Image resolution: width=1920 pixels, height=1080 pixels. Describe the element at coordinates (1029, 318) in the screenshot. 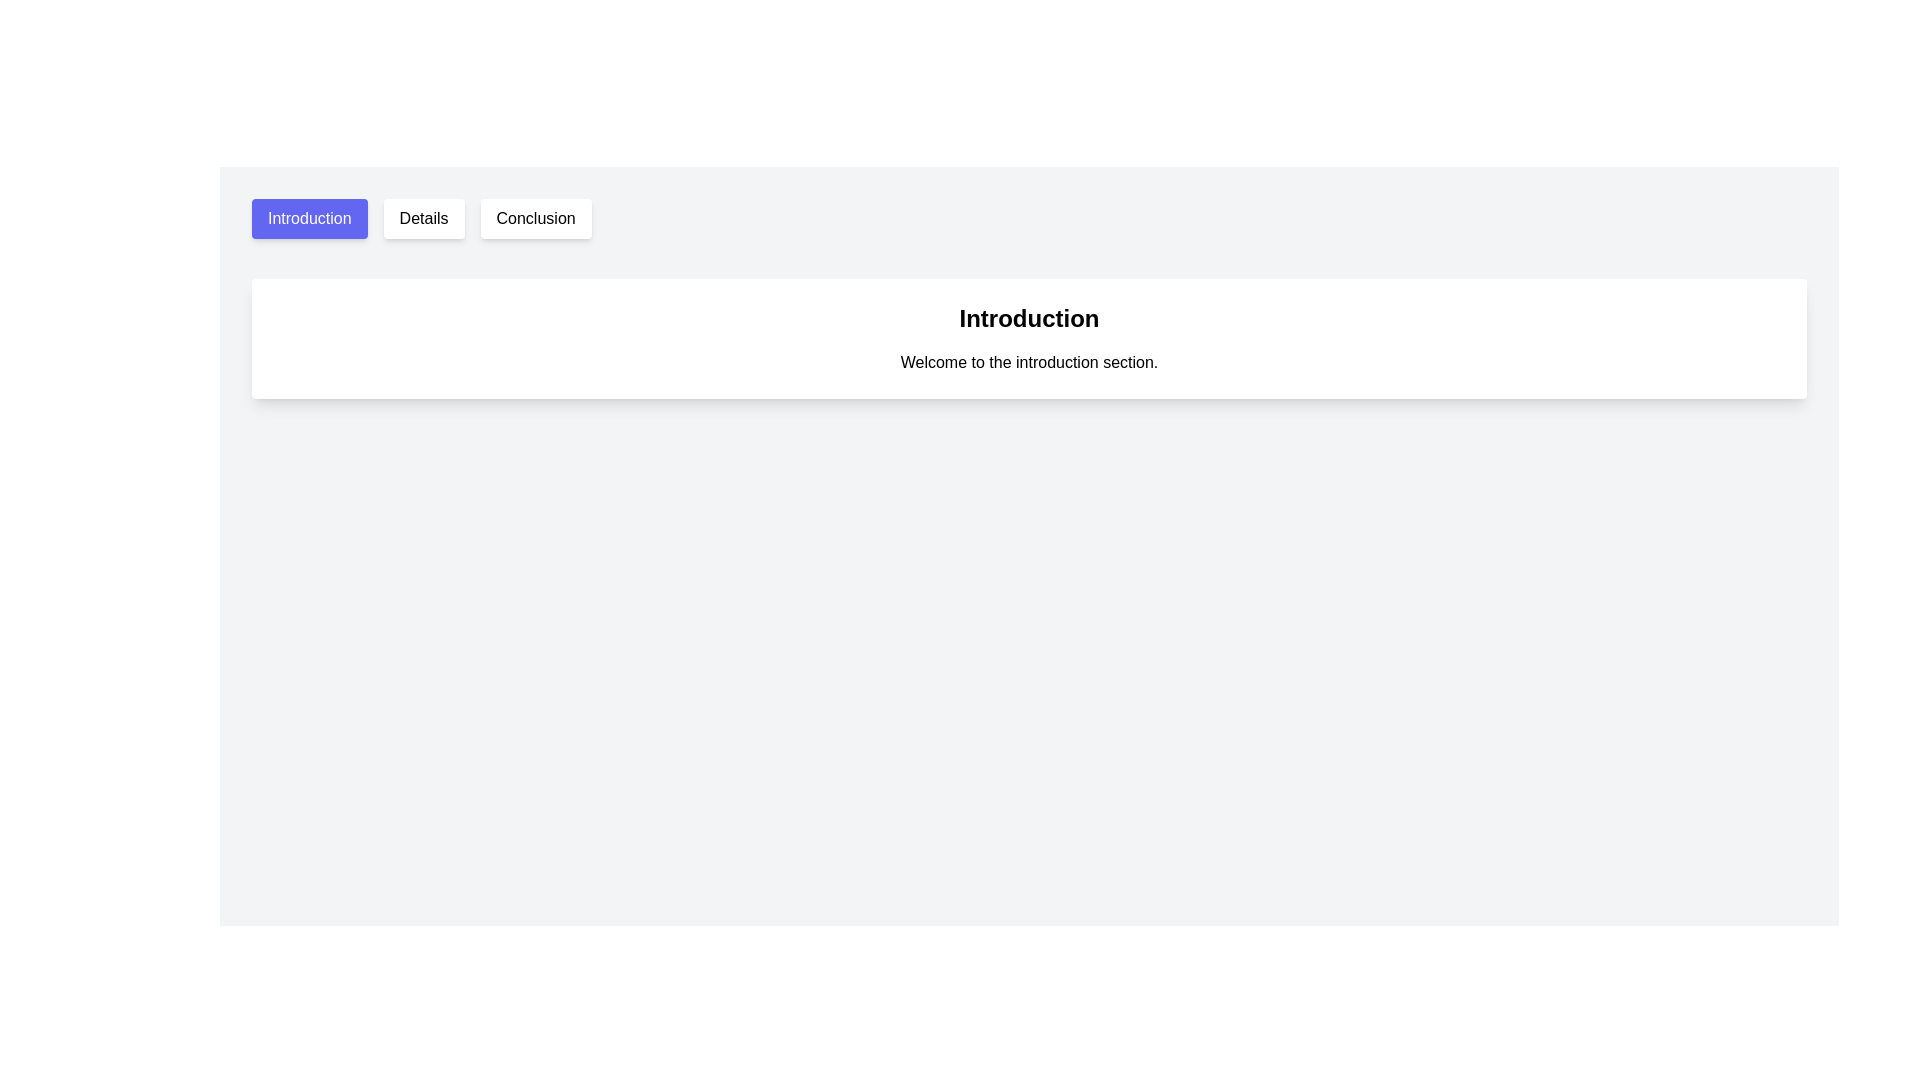

I see `the 'Introduction' text header, which is bold and large, positioned above the text 'Welcome to the introduction section'` at that location.